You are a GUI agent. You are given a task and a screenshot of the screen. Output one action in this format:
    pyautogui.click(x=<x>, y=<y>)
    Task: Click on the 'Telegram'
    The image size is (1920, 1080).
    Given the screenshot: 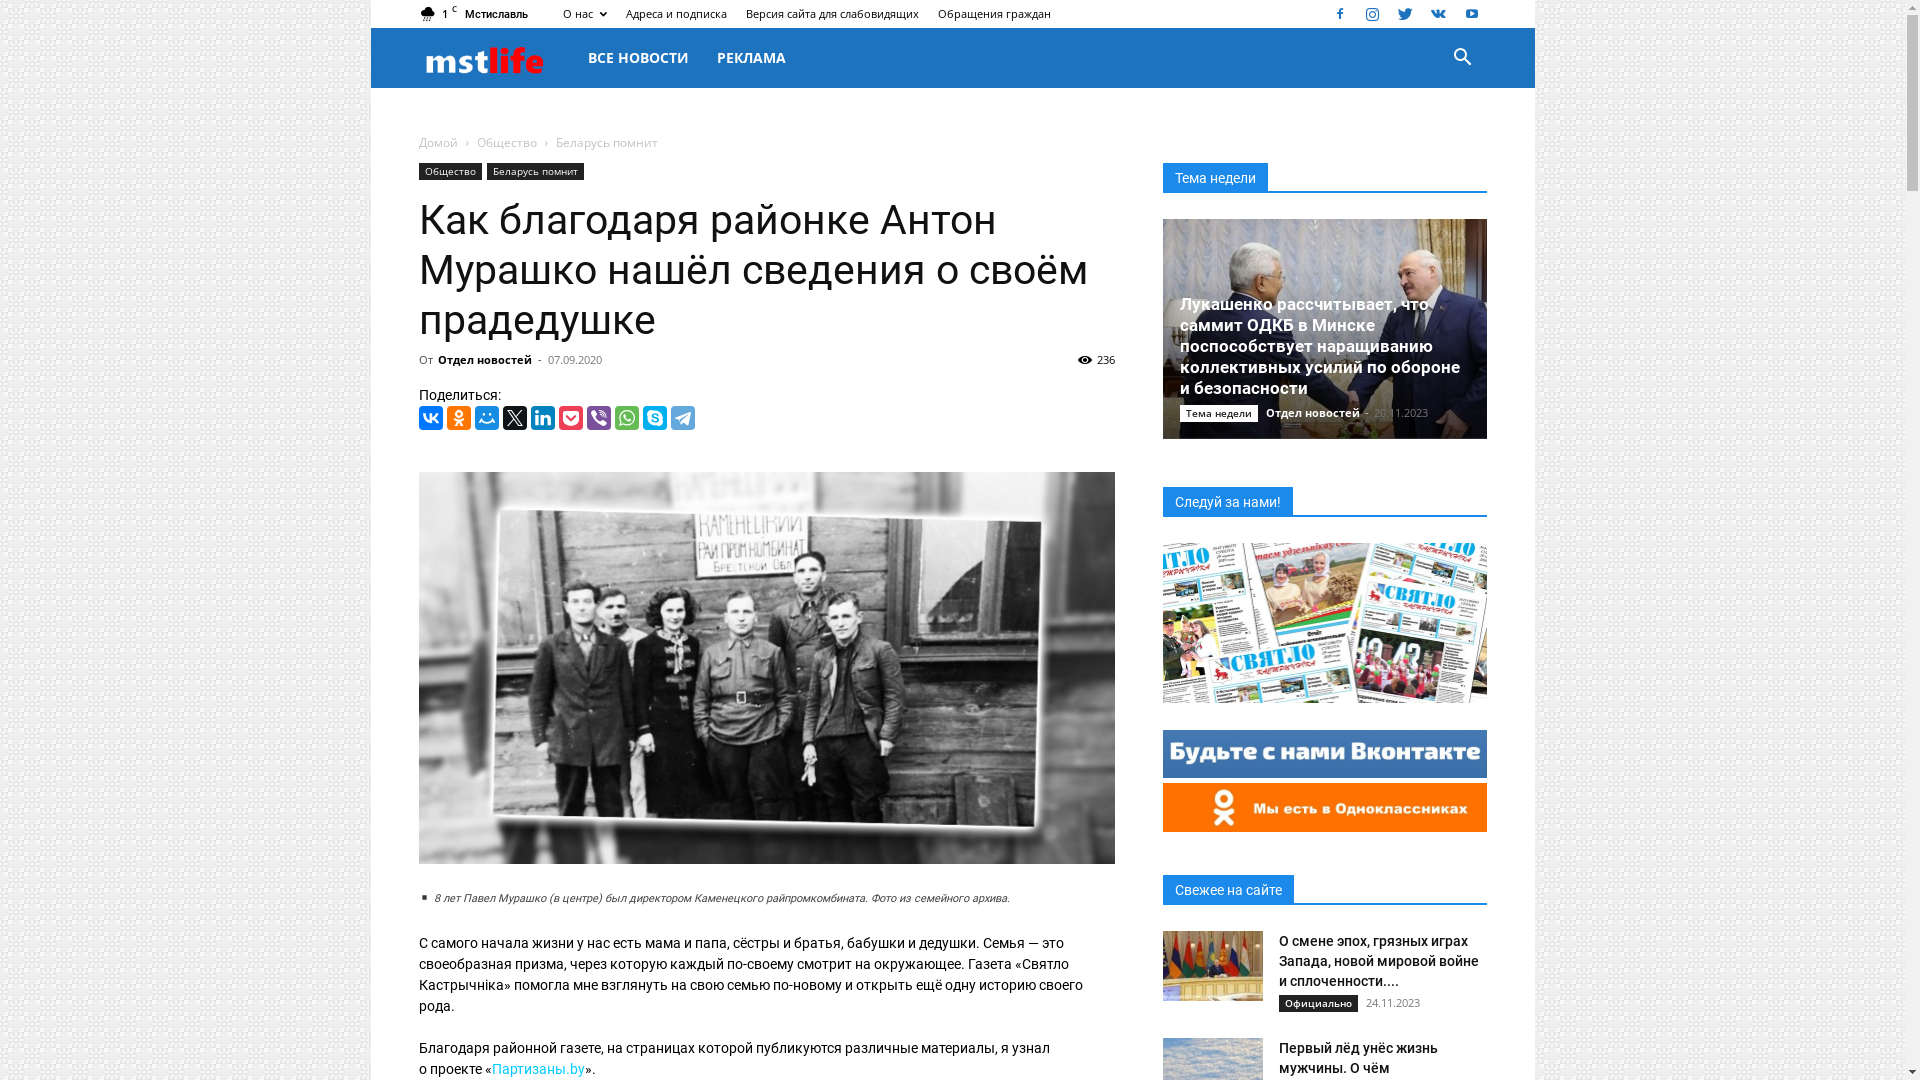 What is the action you would take?
    pyautogui.click(x=670, y=416)
    